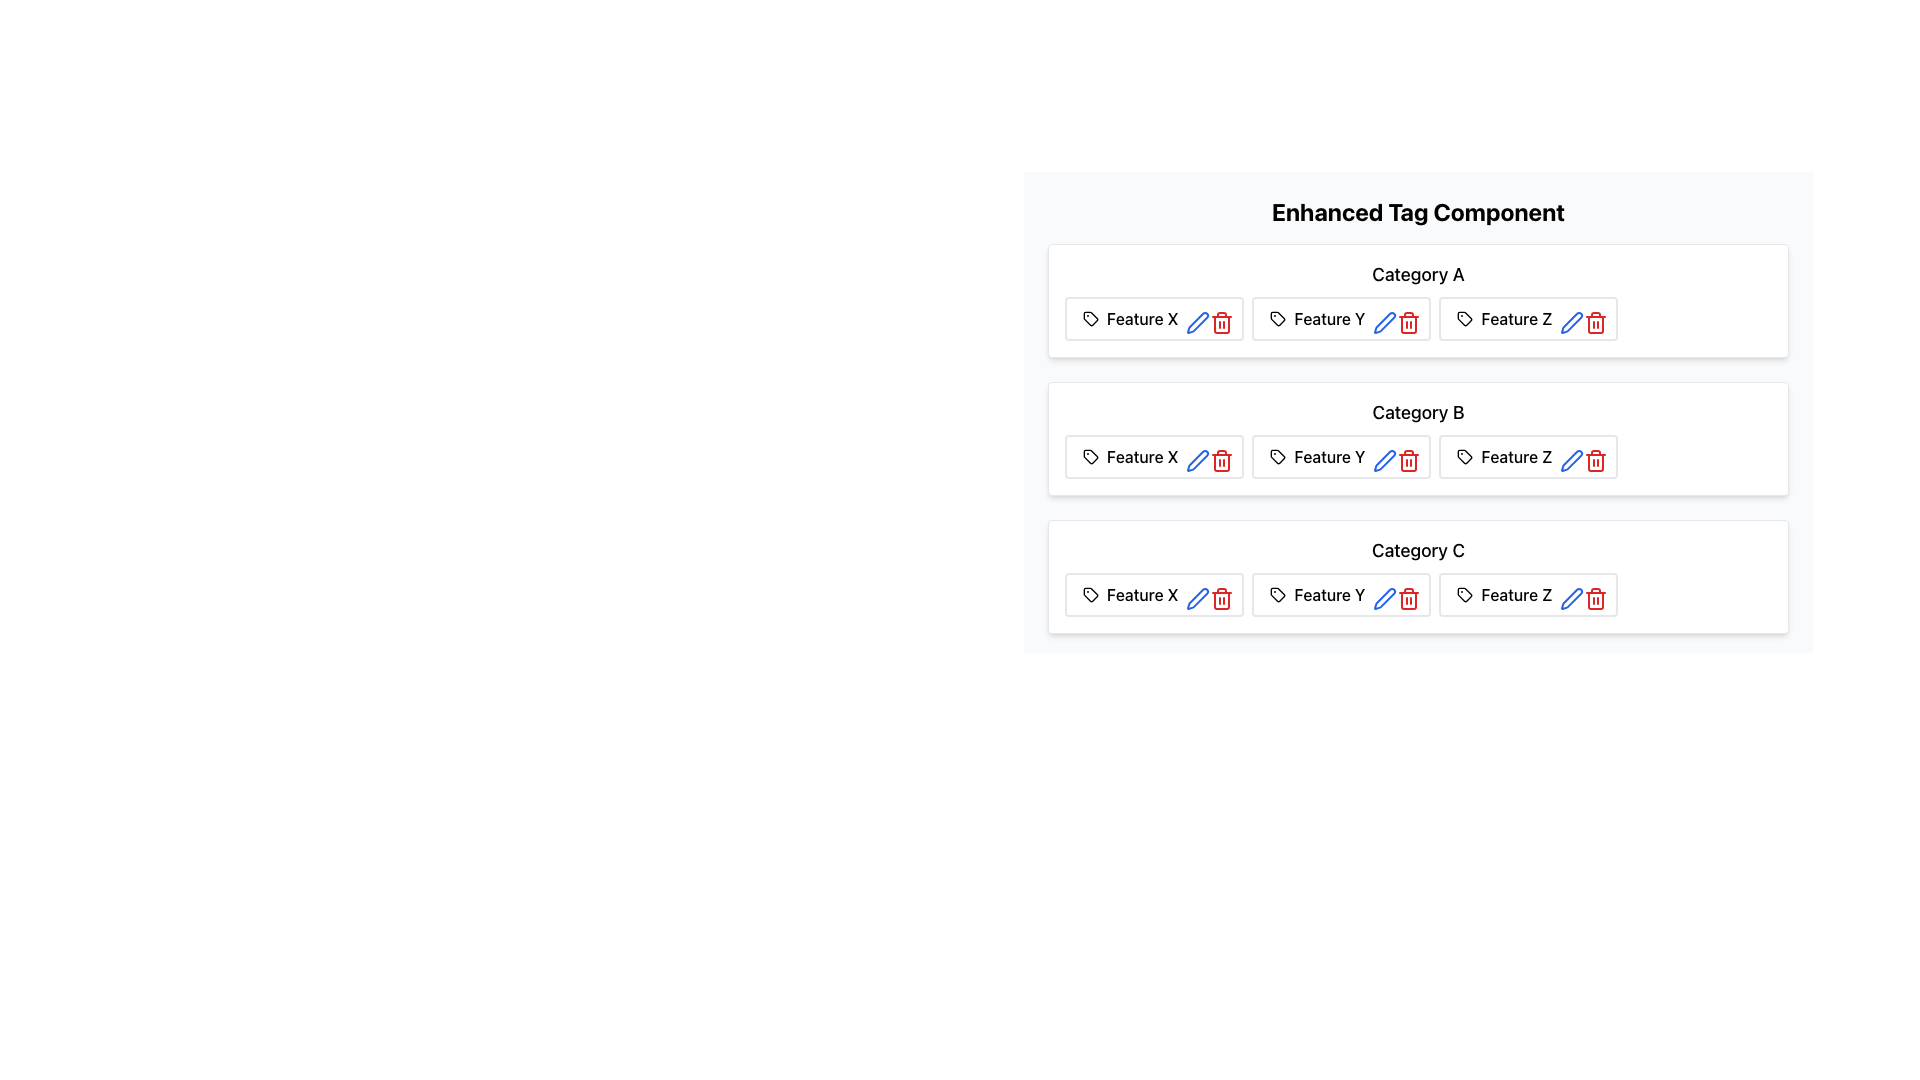  I want to click on the informational text label for 'Feature X' located in the third row under 'Category C', so click(1142, 593).